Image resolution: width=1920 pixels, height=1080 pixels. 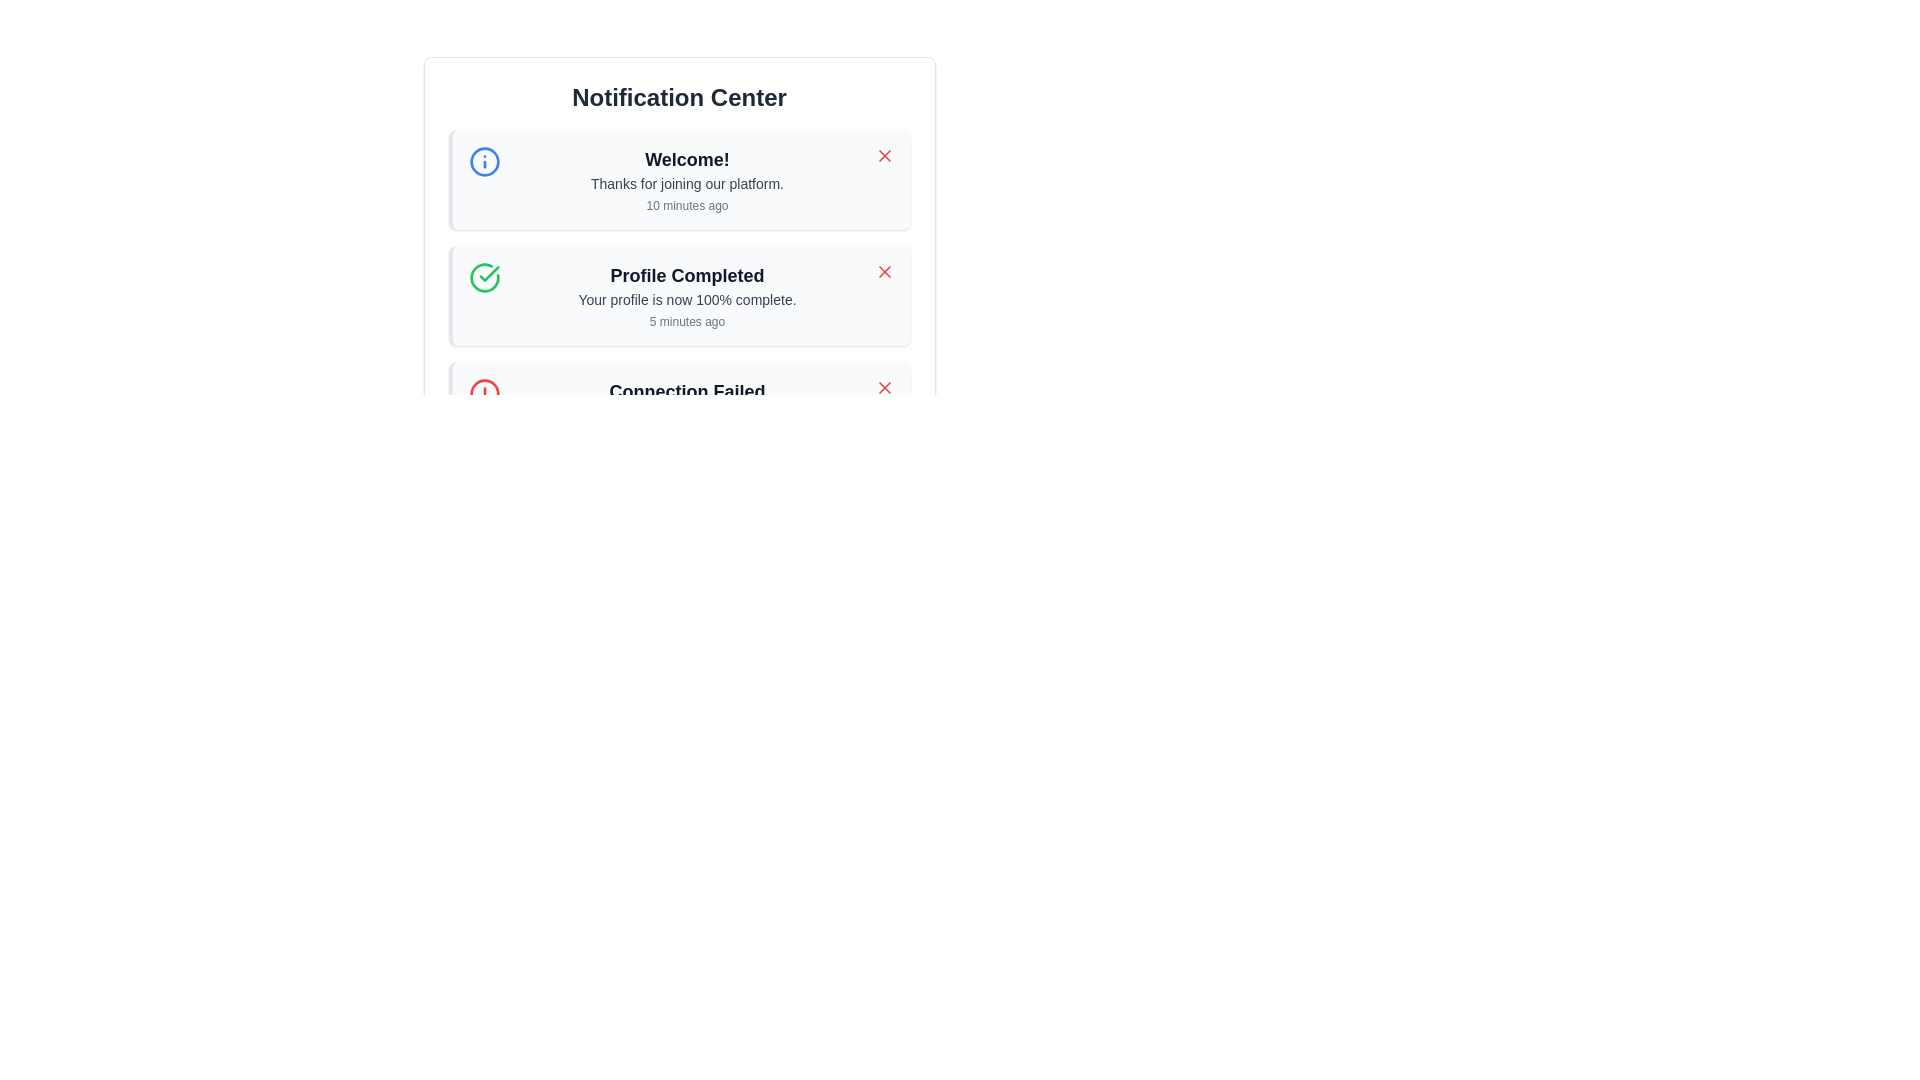 I want to click on static text display indicating the time elapsed since the notification was generated, located at the bottom of the 'Profile Completed' notification interface, so click(x=687, y=320).